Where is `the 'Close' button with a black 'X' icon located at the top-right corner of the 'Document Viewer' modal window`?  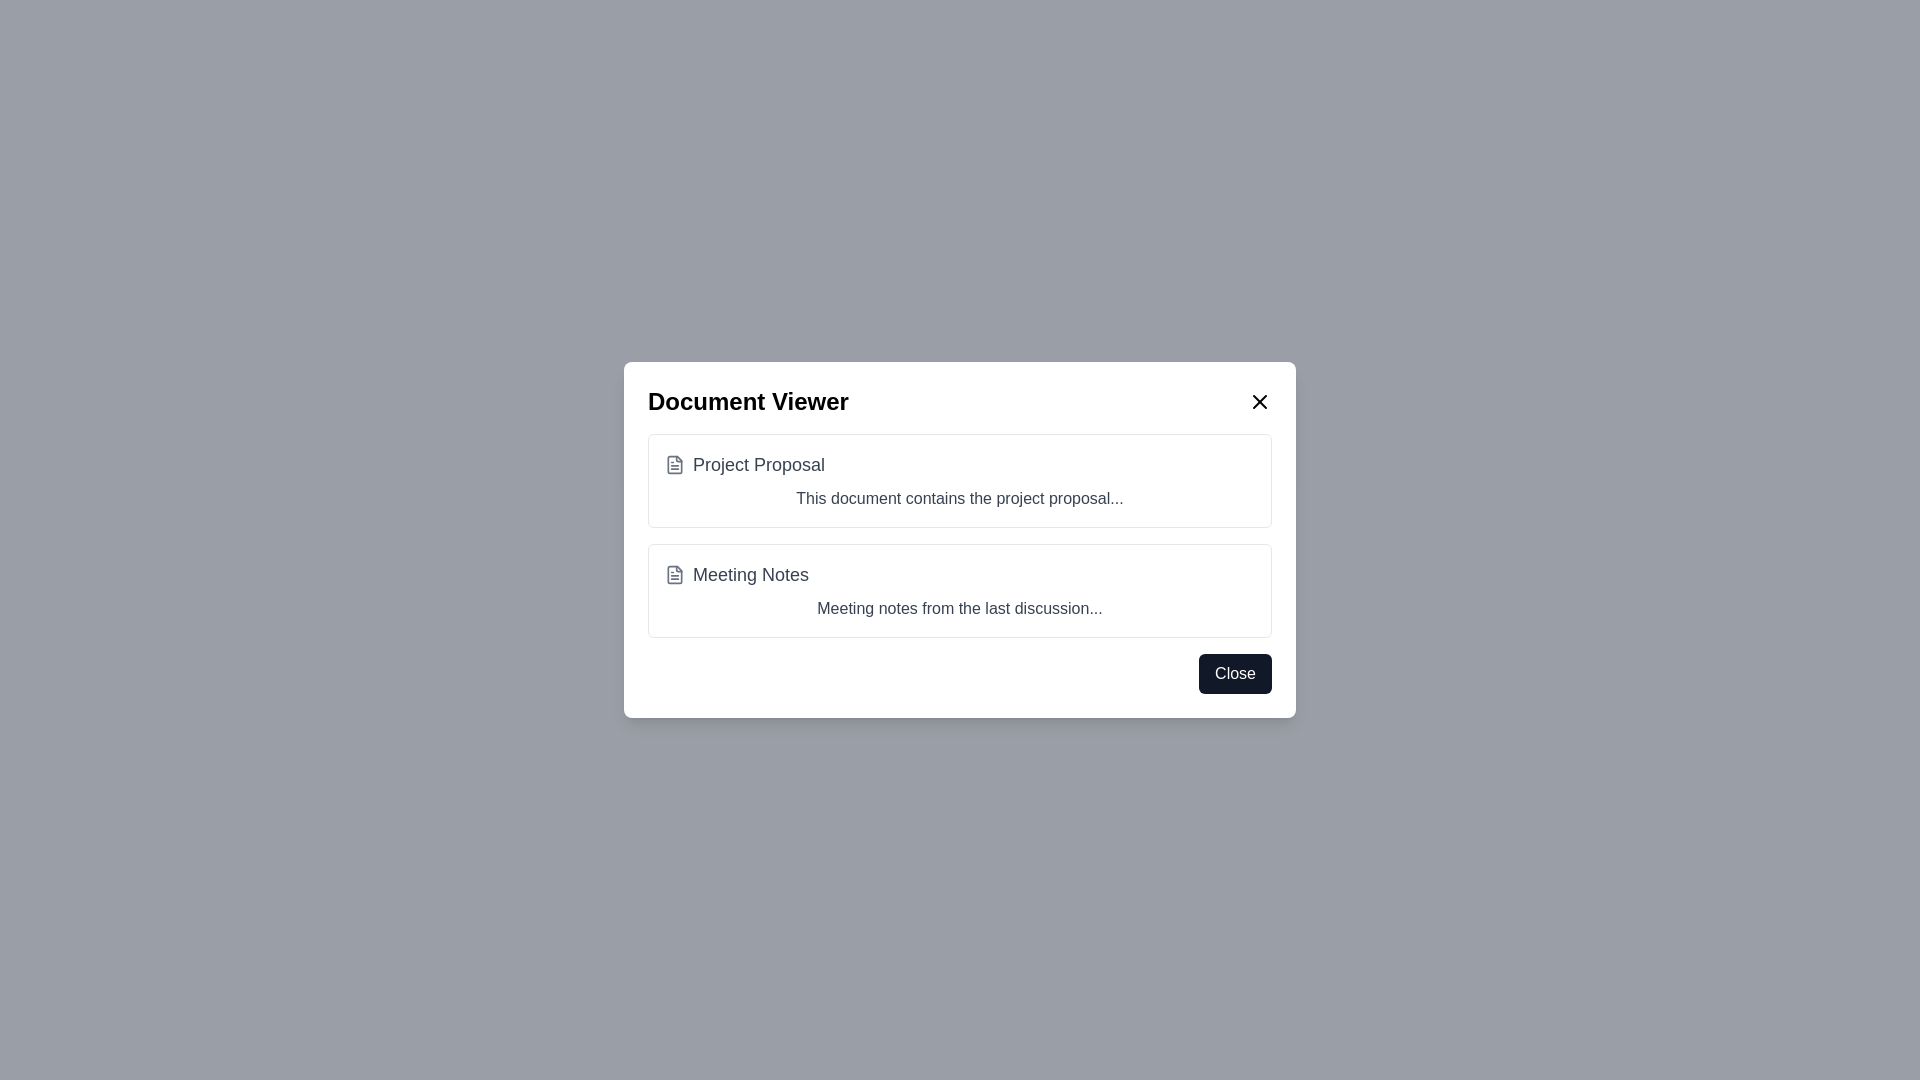
the 'Close' button with a black 'X' icon located at the top-right corner of the 'Document Viewer' modal window is located at coordinates (1258, 401).